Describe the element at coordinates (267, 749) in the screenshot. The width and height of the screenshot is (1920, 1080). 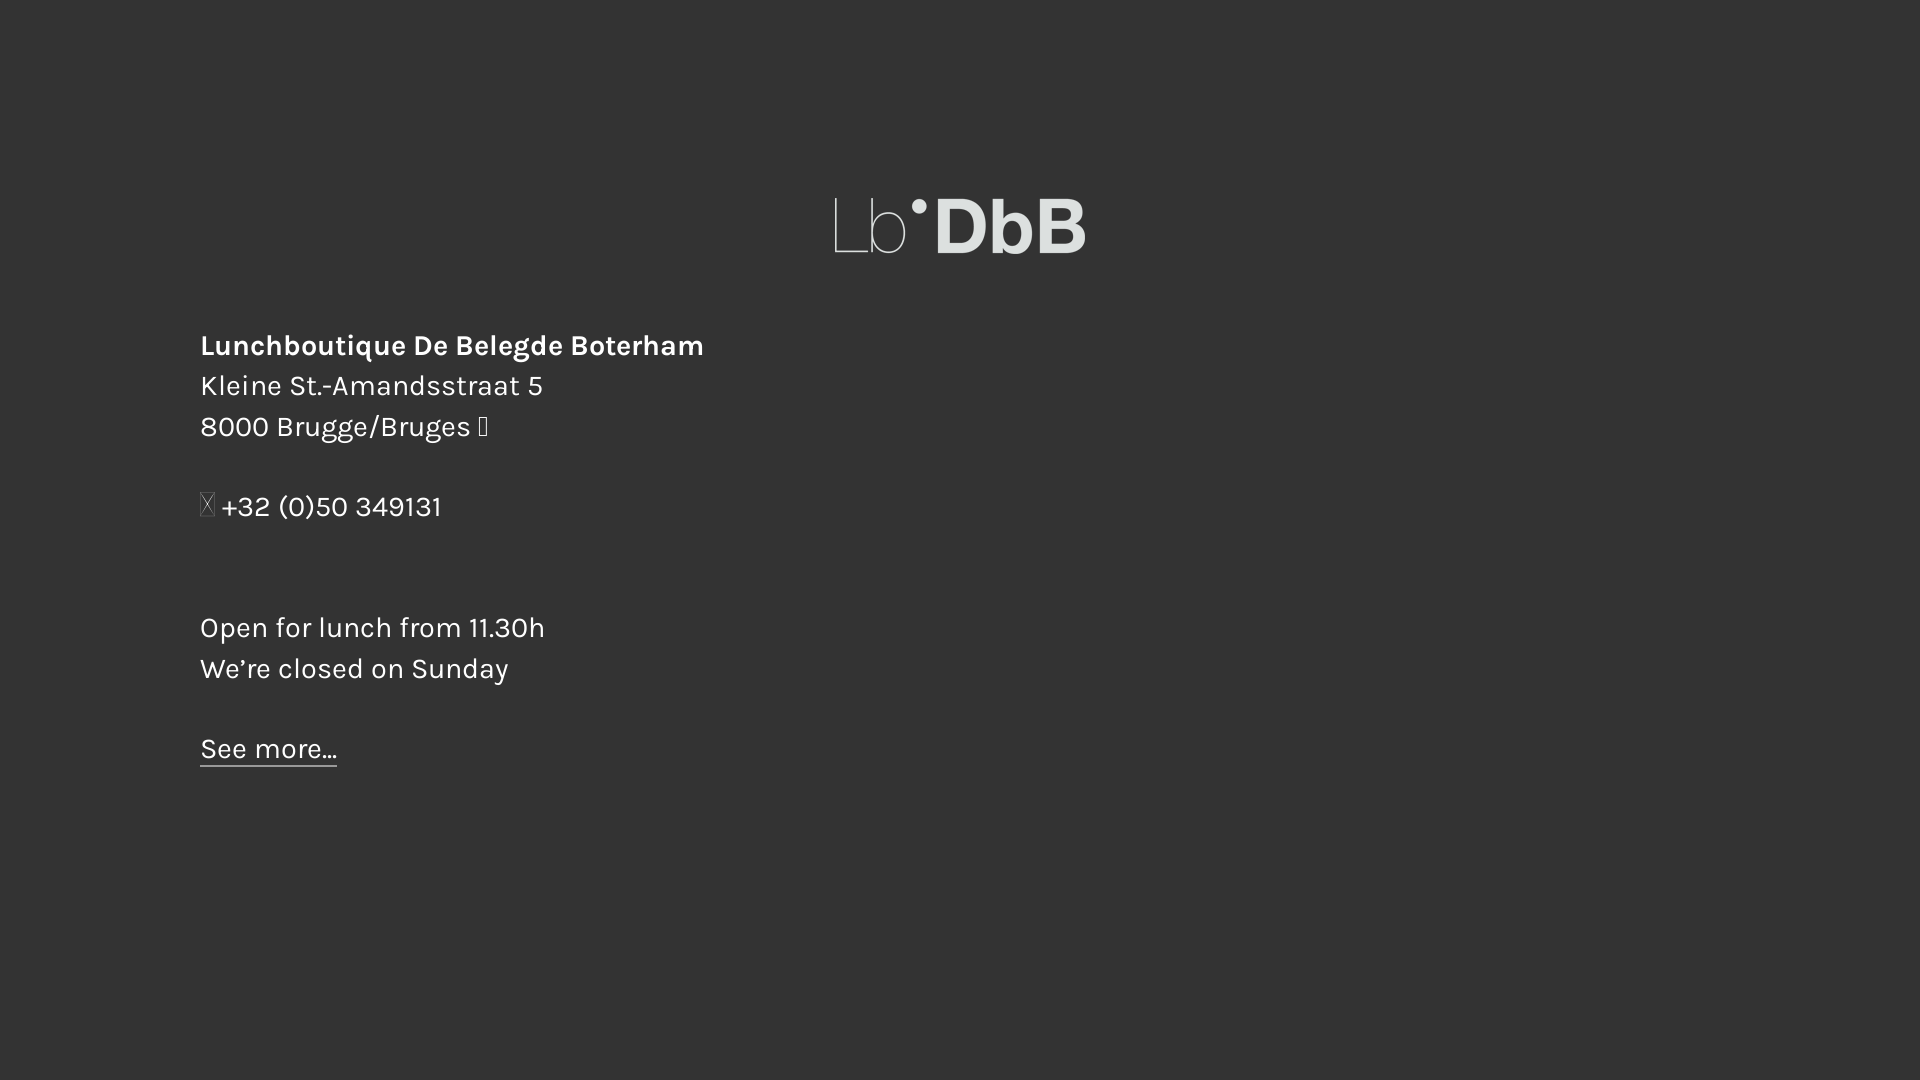
I see `'See more...'` at that location.